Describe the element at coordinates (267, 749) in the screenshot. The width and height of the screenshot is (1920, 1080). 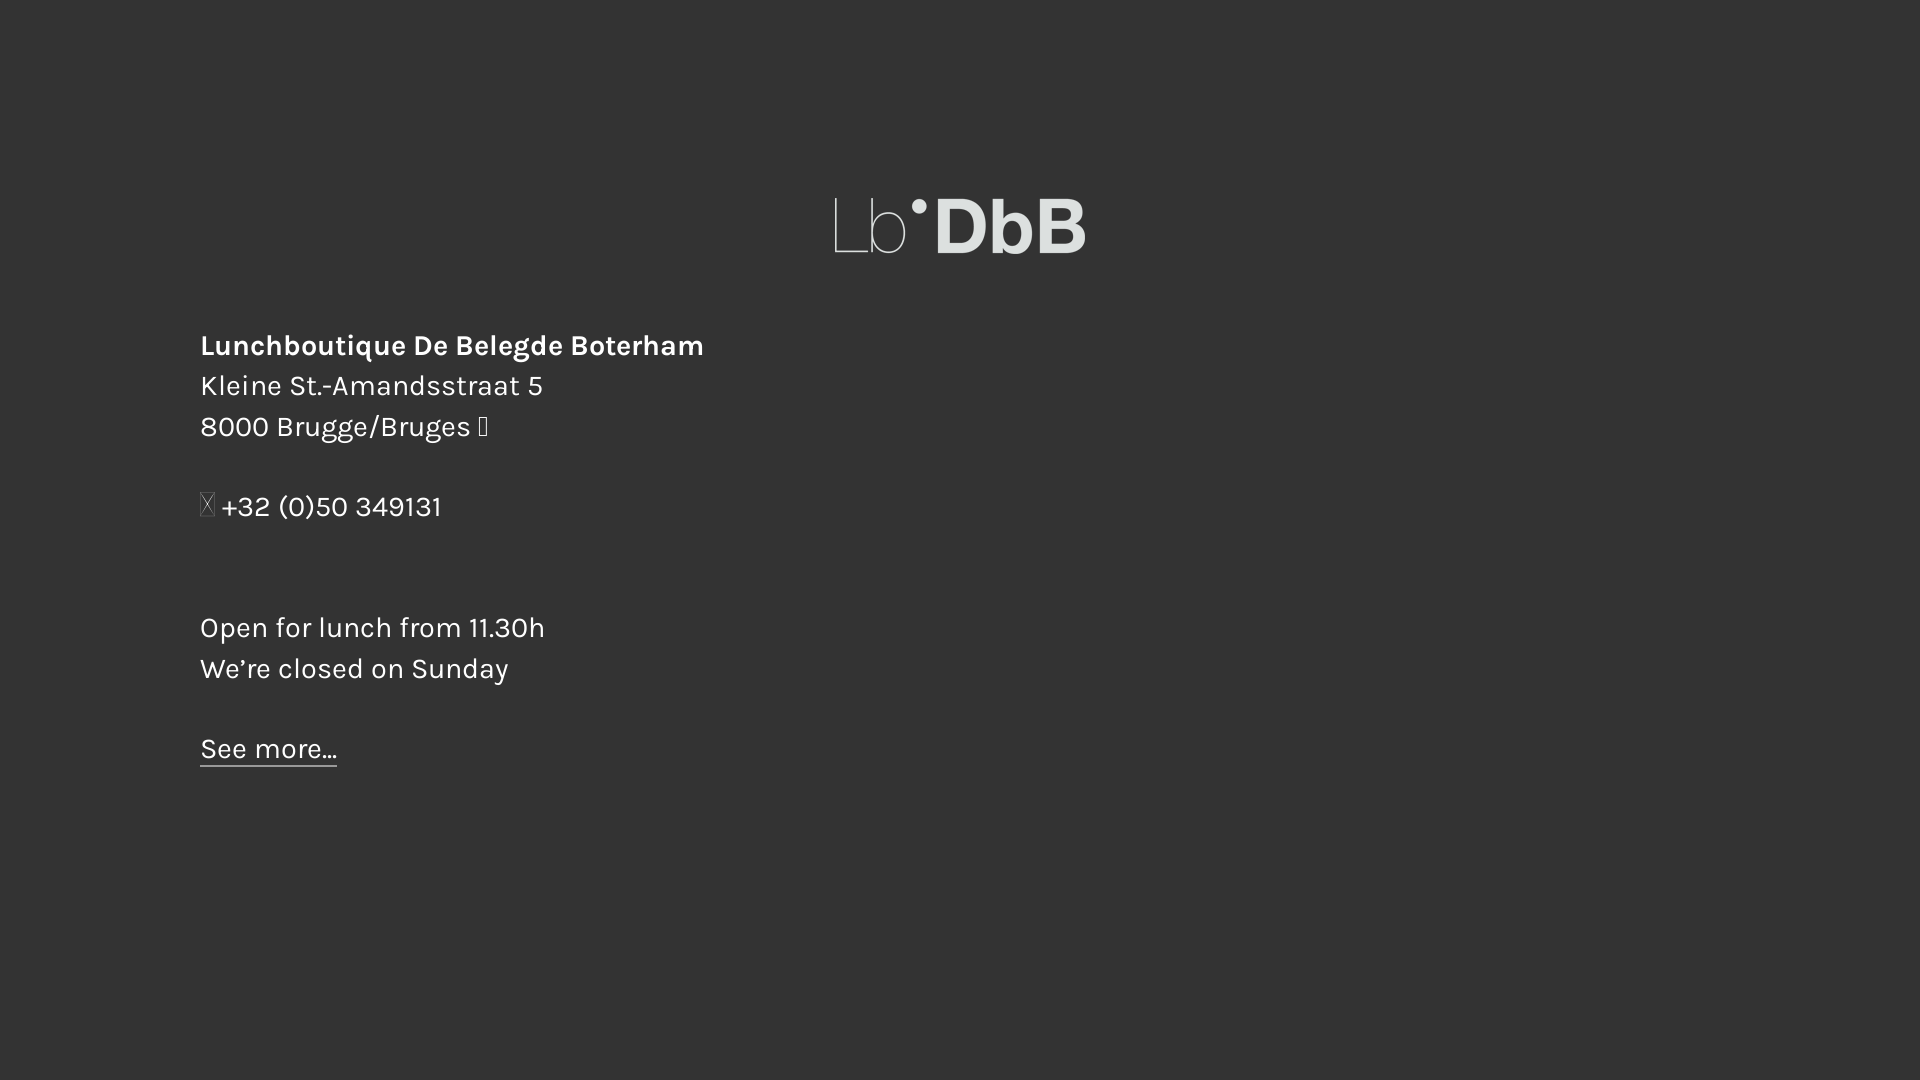
I see `'See more...'` at that location.